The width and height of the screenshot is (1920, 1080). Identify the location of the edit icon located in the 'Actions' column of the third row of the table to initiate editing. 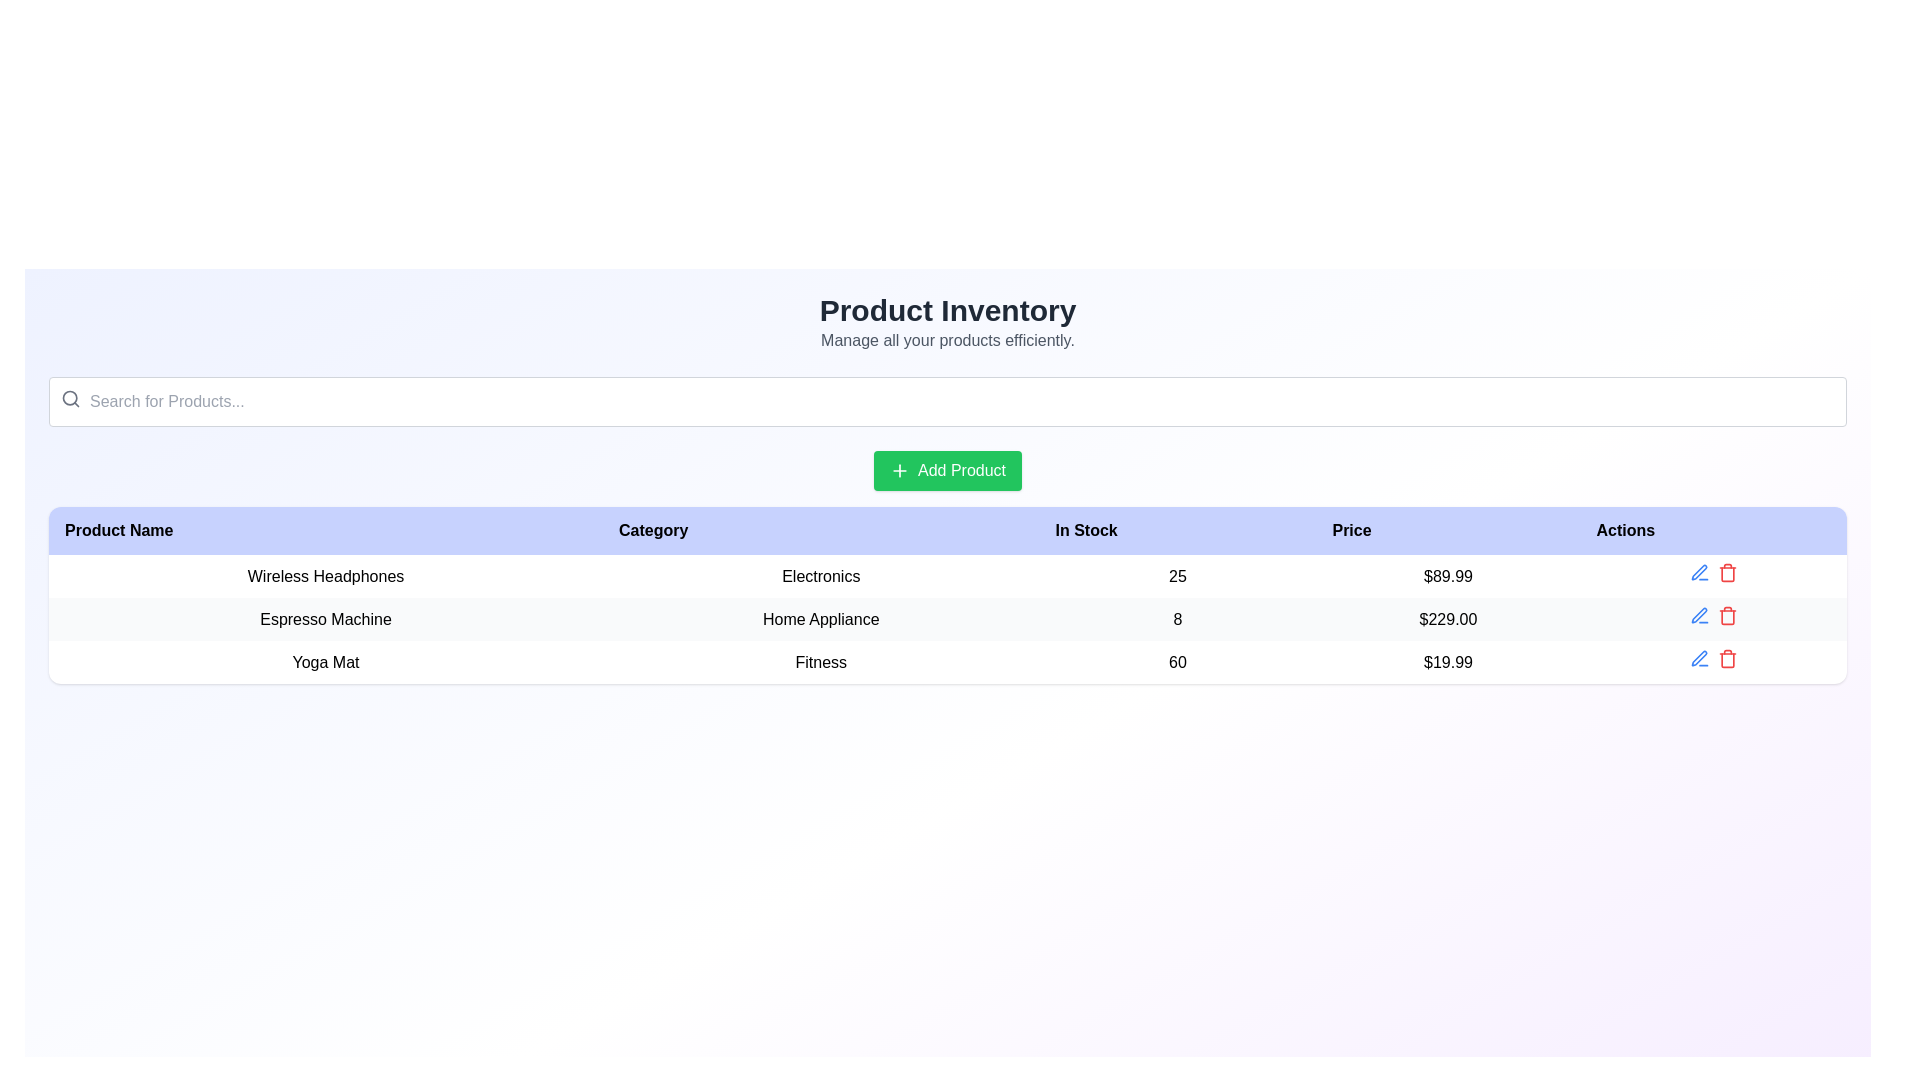
(1698, 658).